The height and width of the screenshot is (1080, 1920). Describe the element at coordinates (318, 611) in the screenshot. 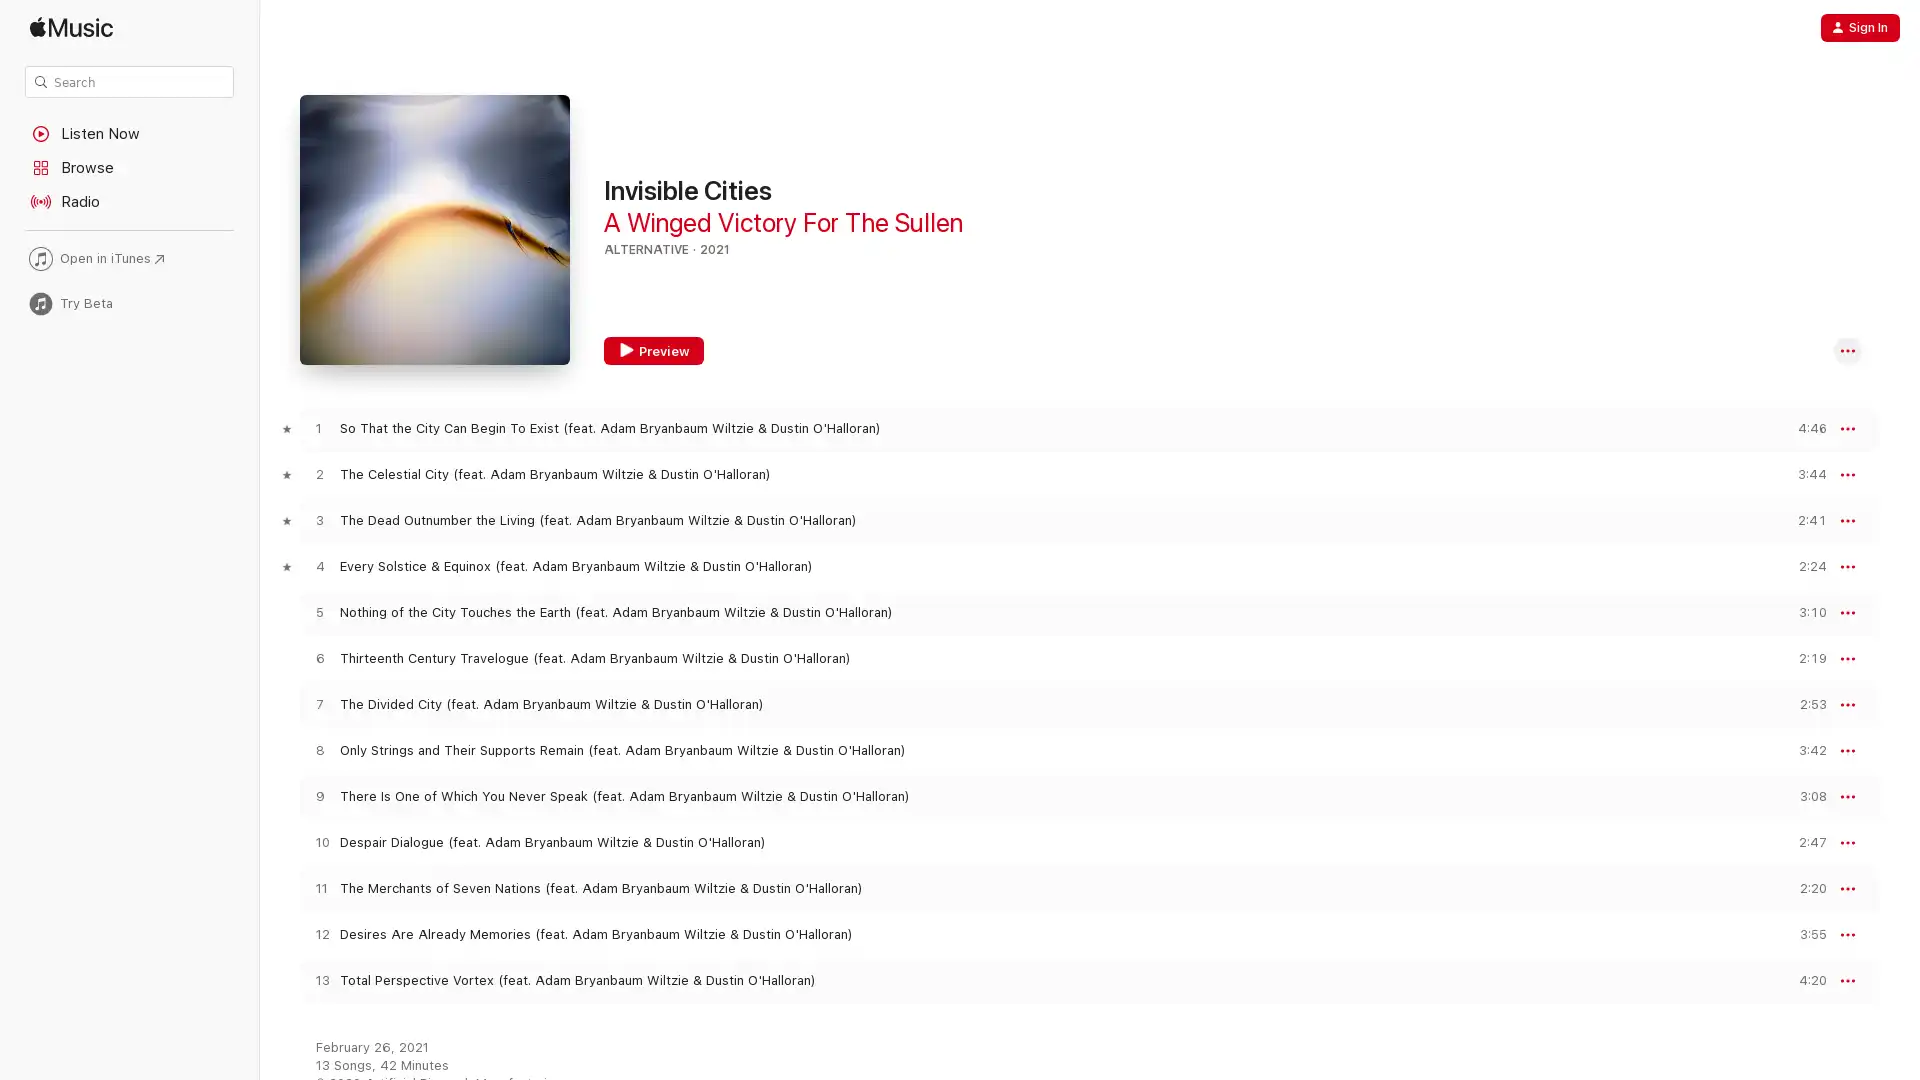

I see `Play` at that location.